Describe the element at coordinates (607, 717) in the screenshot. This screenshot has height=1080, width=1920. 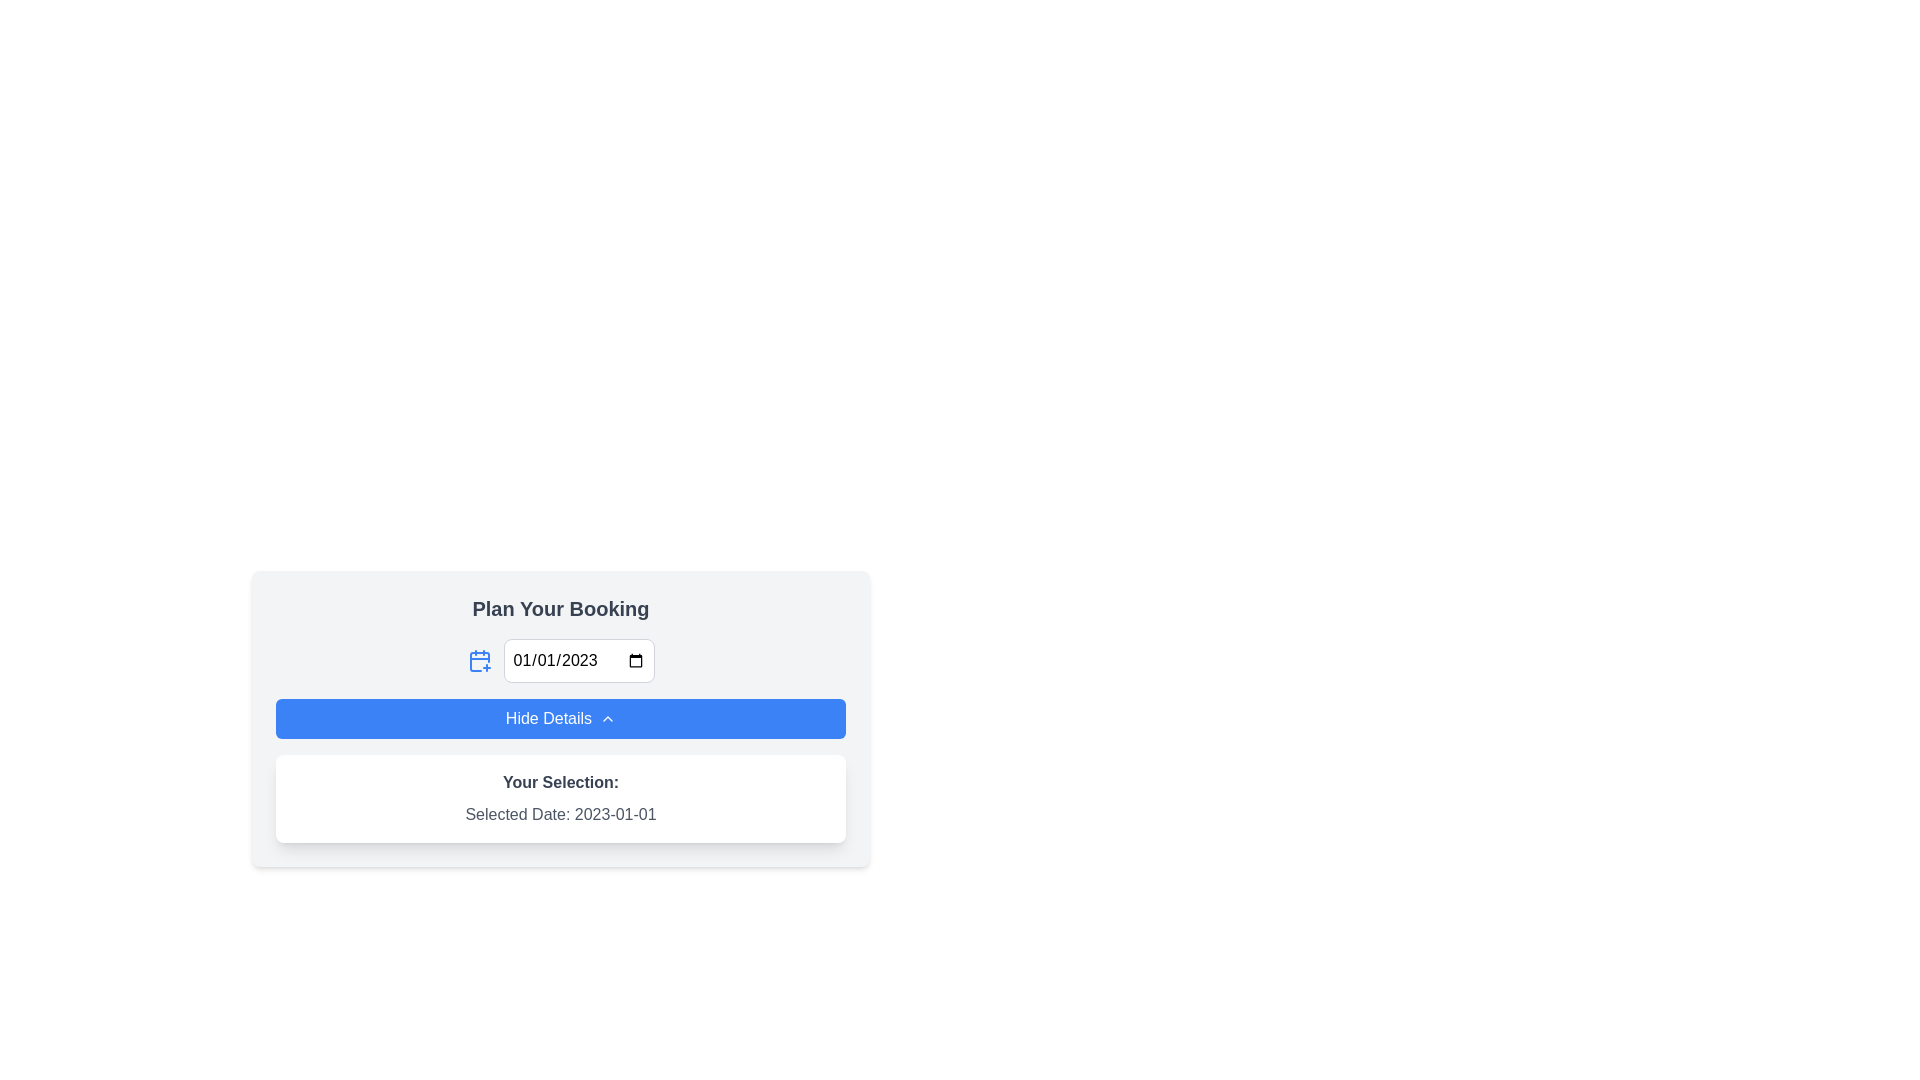
I see `the chevron-up icon that is located to the right of the 'Hide Details' text within a button in the 'Plan Your Booking' interface panel` at that location.